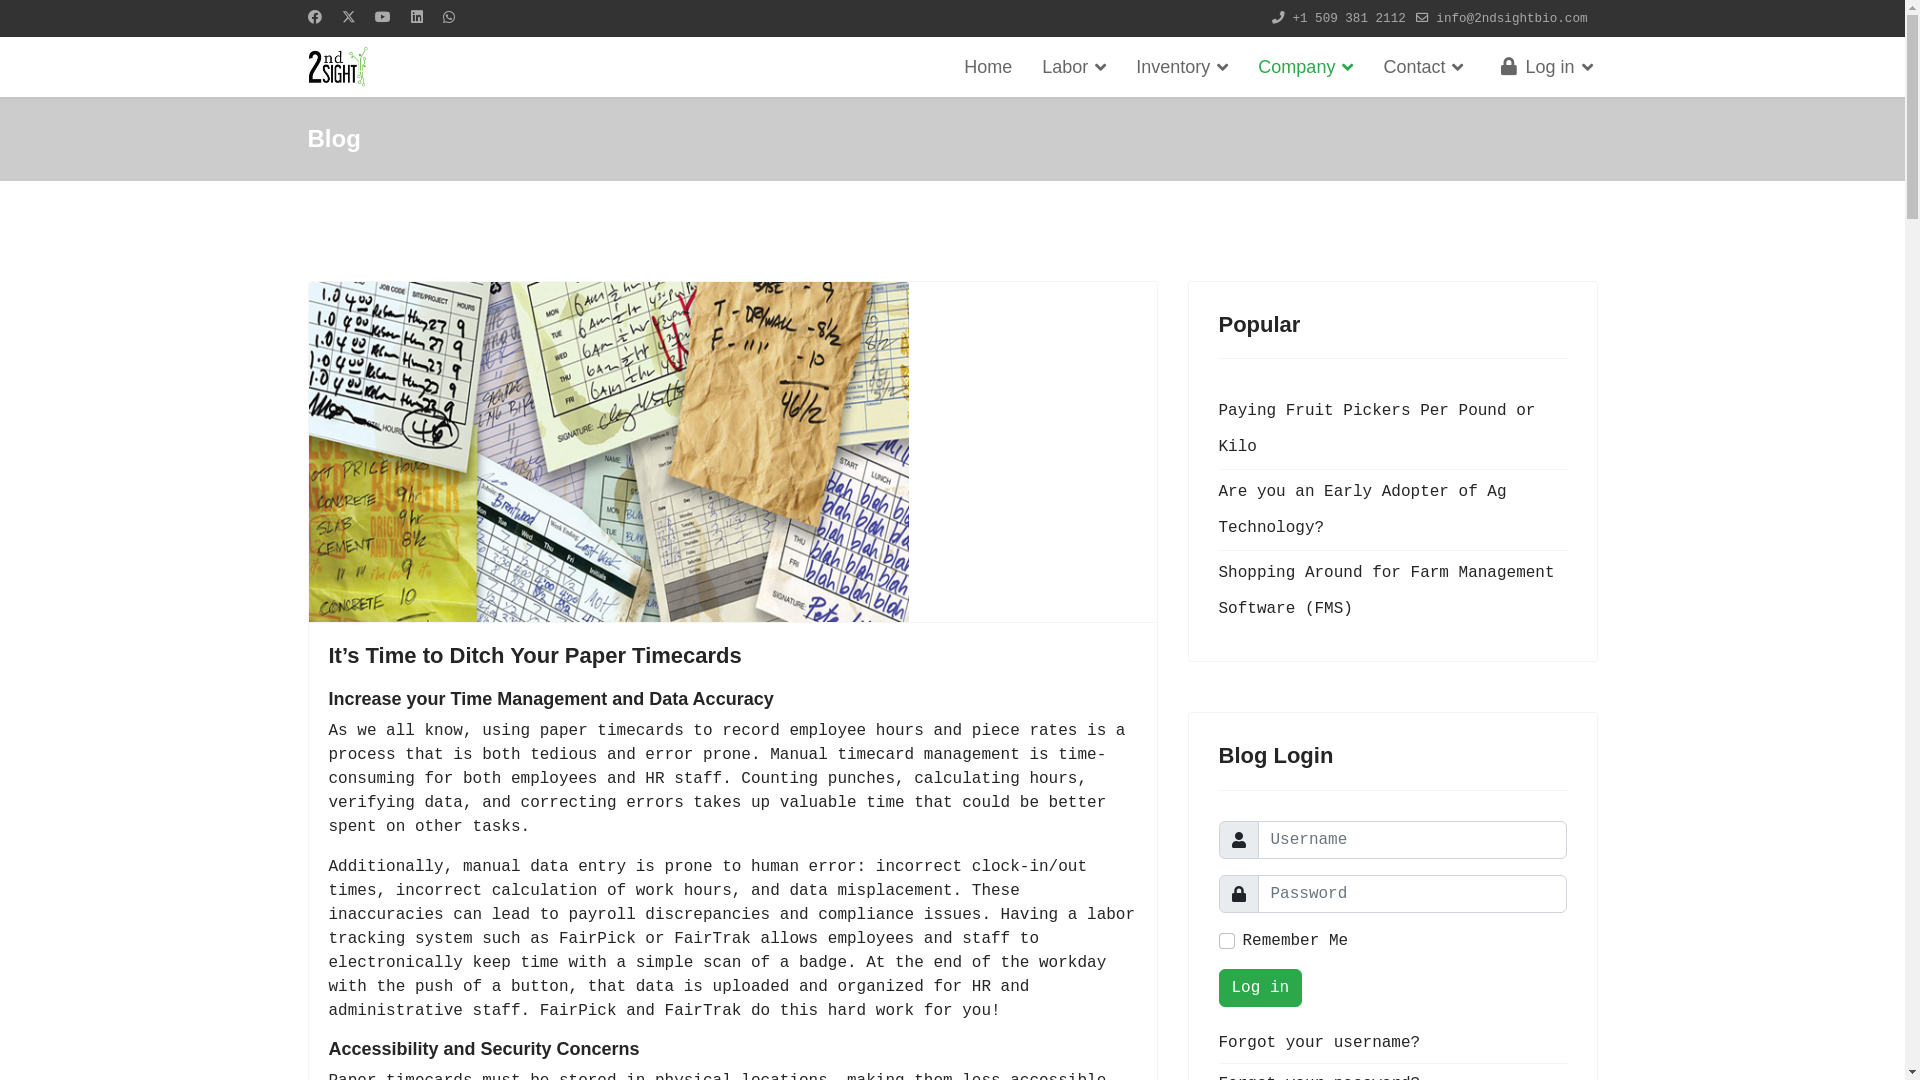 The image size is (1920, 1080). Describe the element at coordinates (1391, 427) in the screenshot. I see `'Paying Fruit Pickers Per Pound or Kilo'` at that location.